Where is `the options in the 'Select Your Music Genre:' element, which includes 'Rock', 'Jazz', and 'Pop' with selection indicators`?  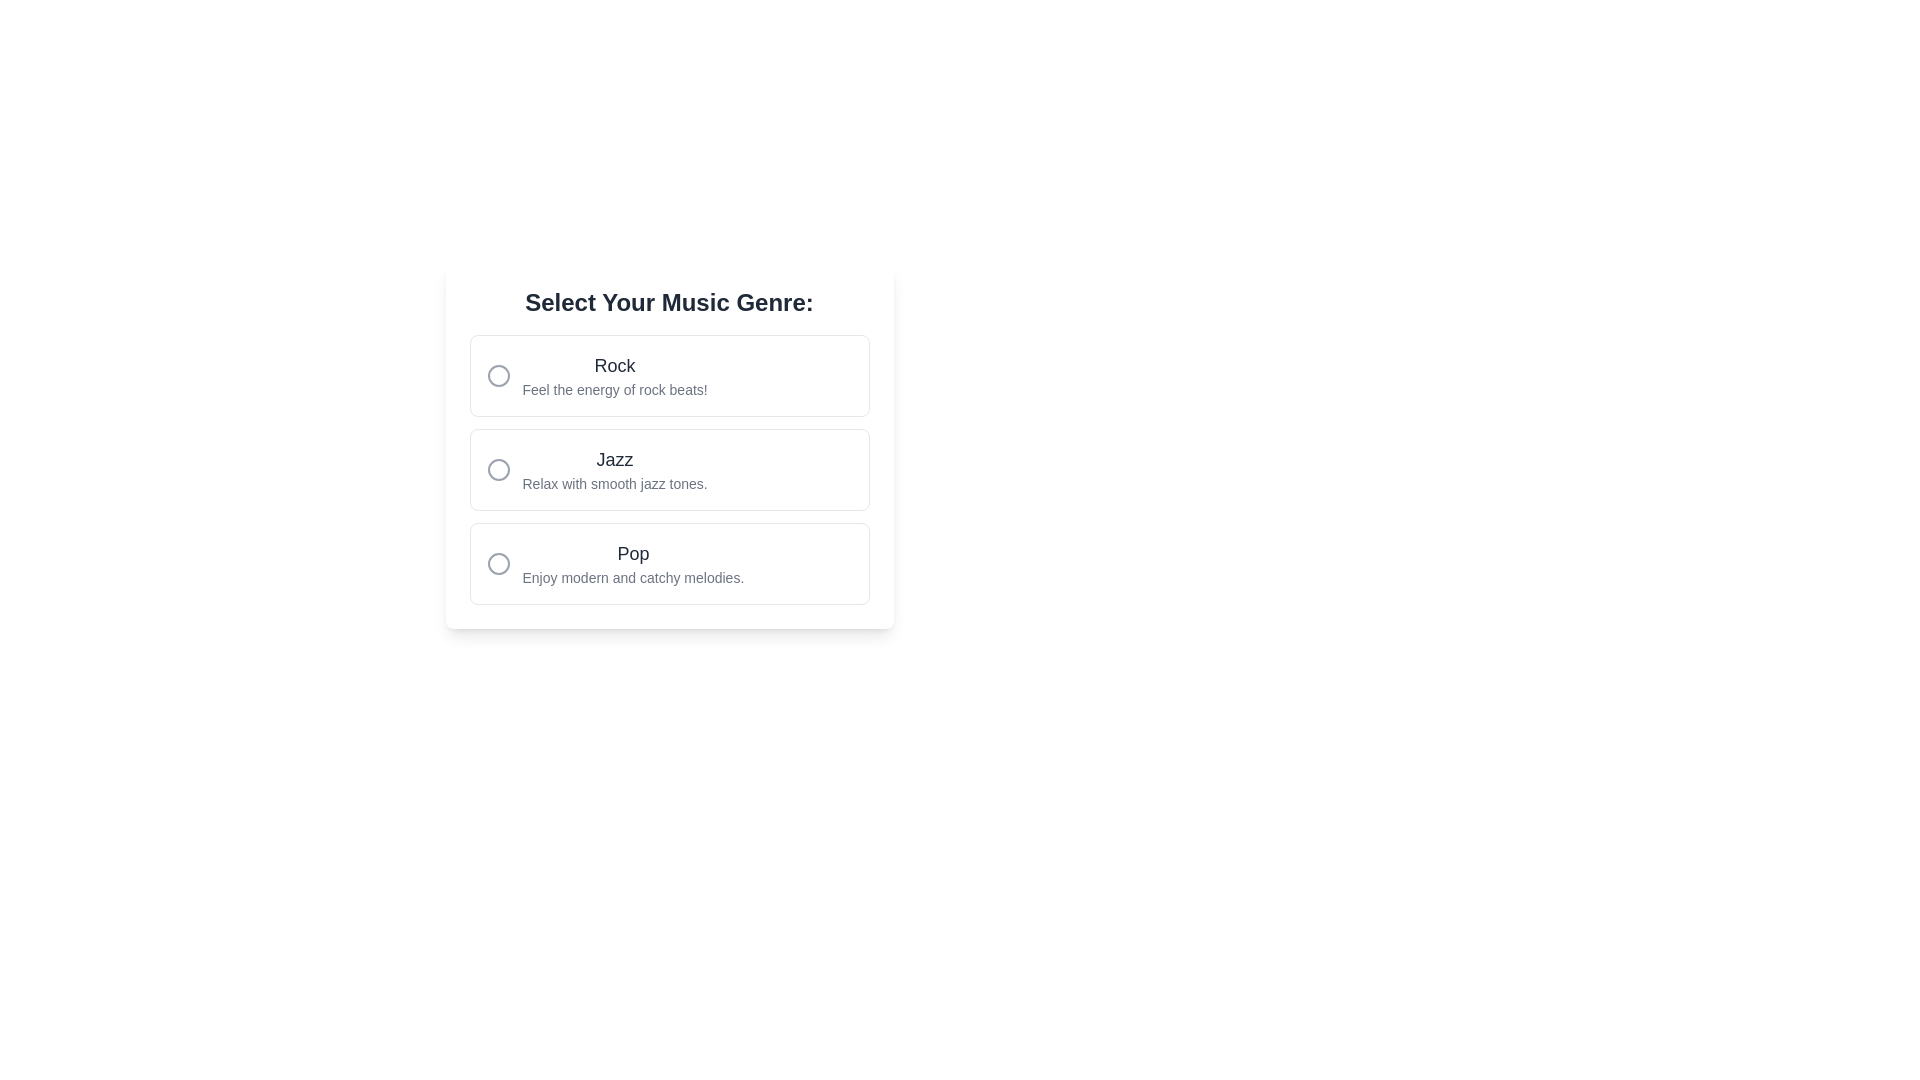
the options in the 'Select Your Music Genre:' element, which includes 'Rock', 'Jazz', and 'Pop' with selection indicators is located at coordinates (669, 445).